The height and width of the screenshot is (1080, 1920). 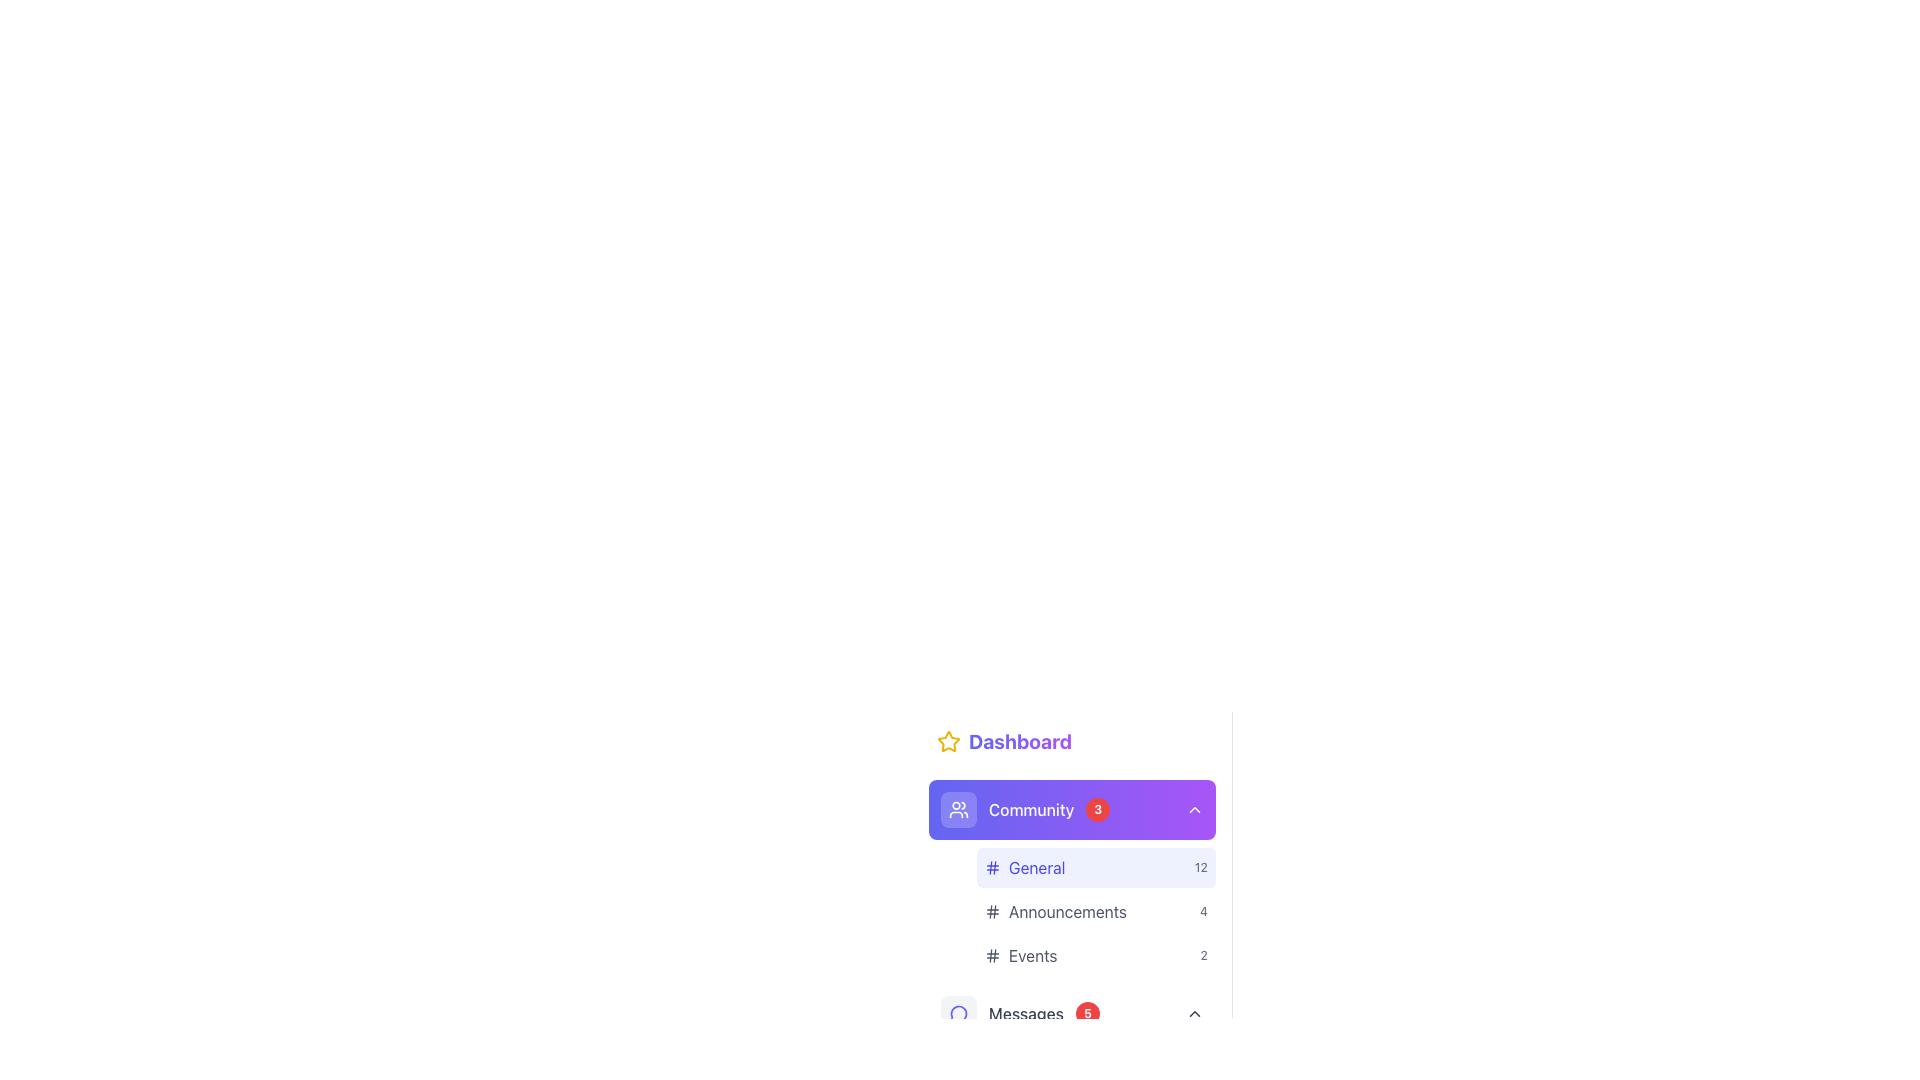 I want to click on the indigo message bubble icon located within a light gray rounded square background, positioned just to the left of the 'Messages' text, so click(x=958, y=1014).